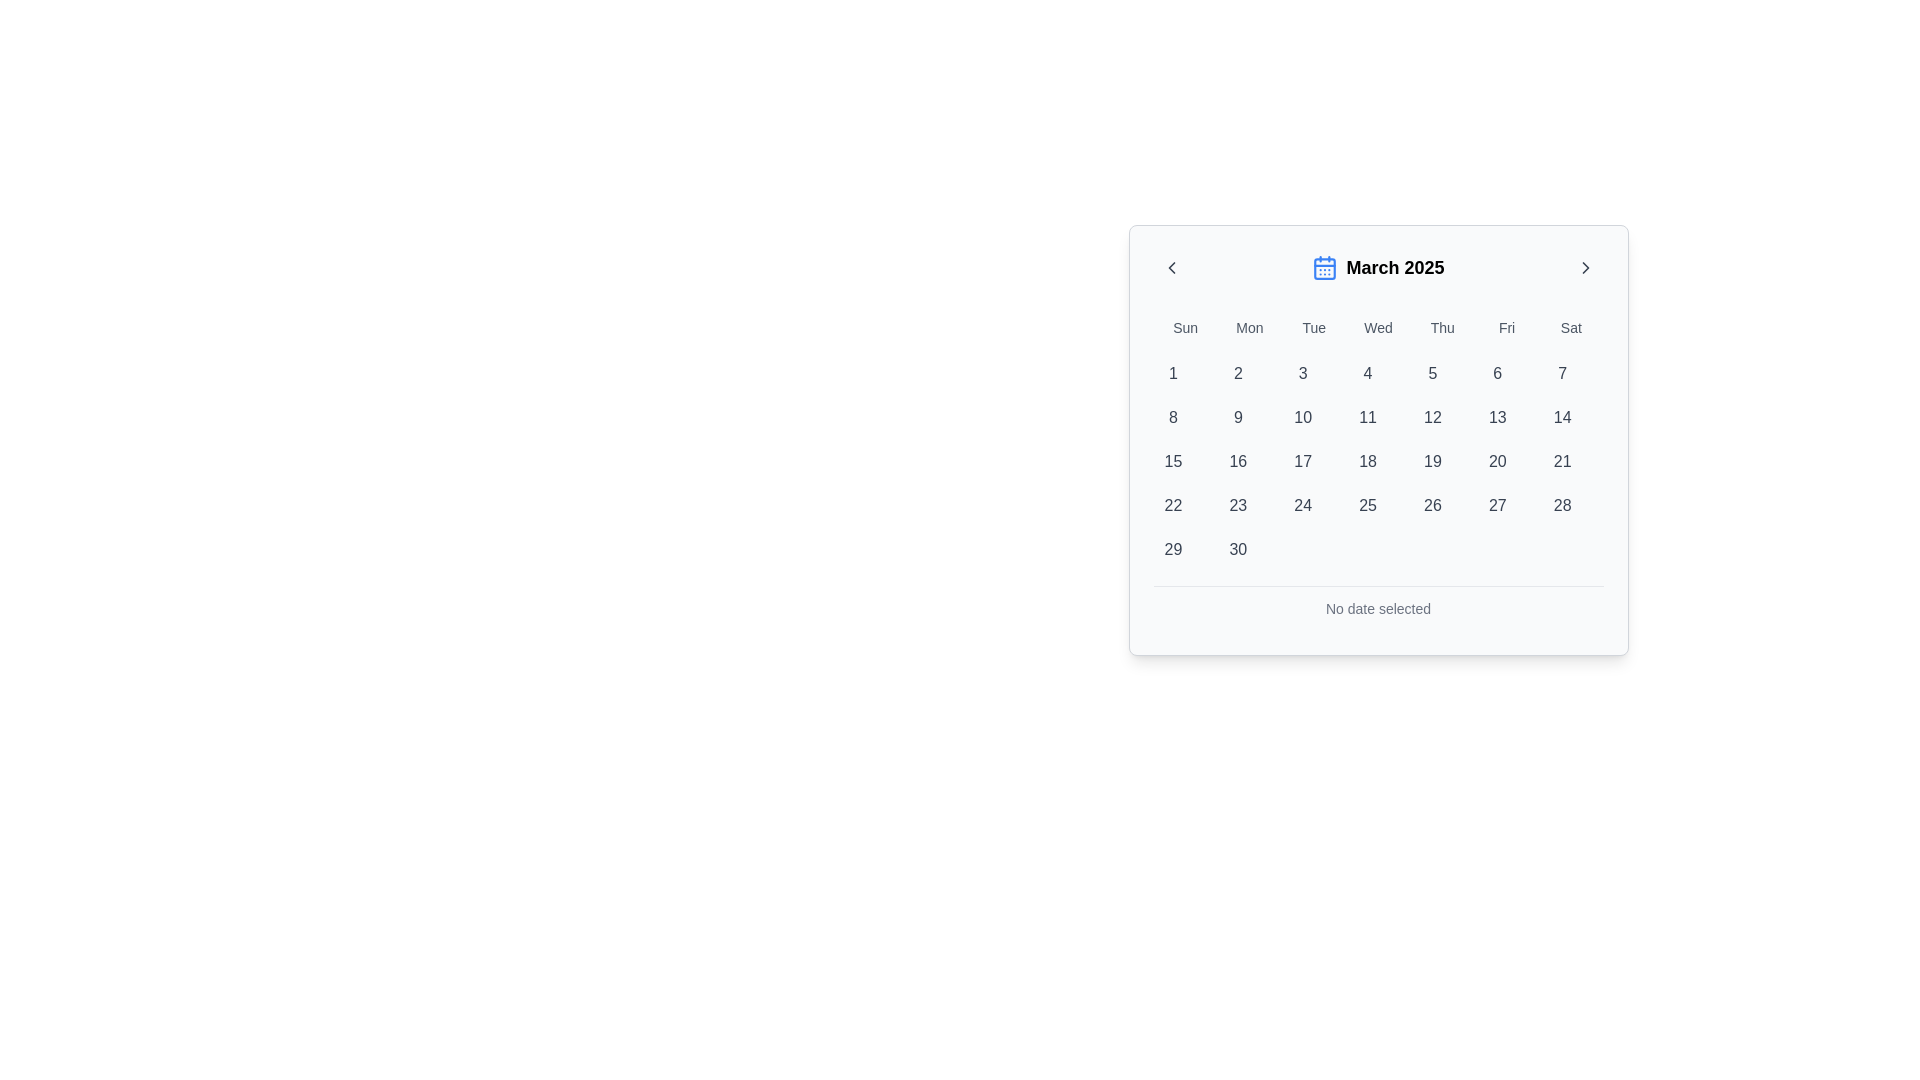  Describe the element at coordinates (1430, 374) in the screenshot. I see `the calendar date button representing '5'` at that location.